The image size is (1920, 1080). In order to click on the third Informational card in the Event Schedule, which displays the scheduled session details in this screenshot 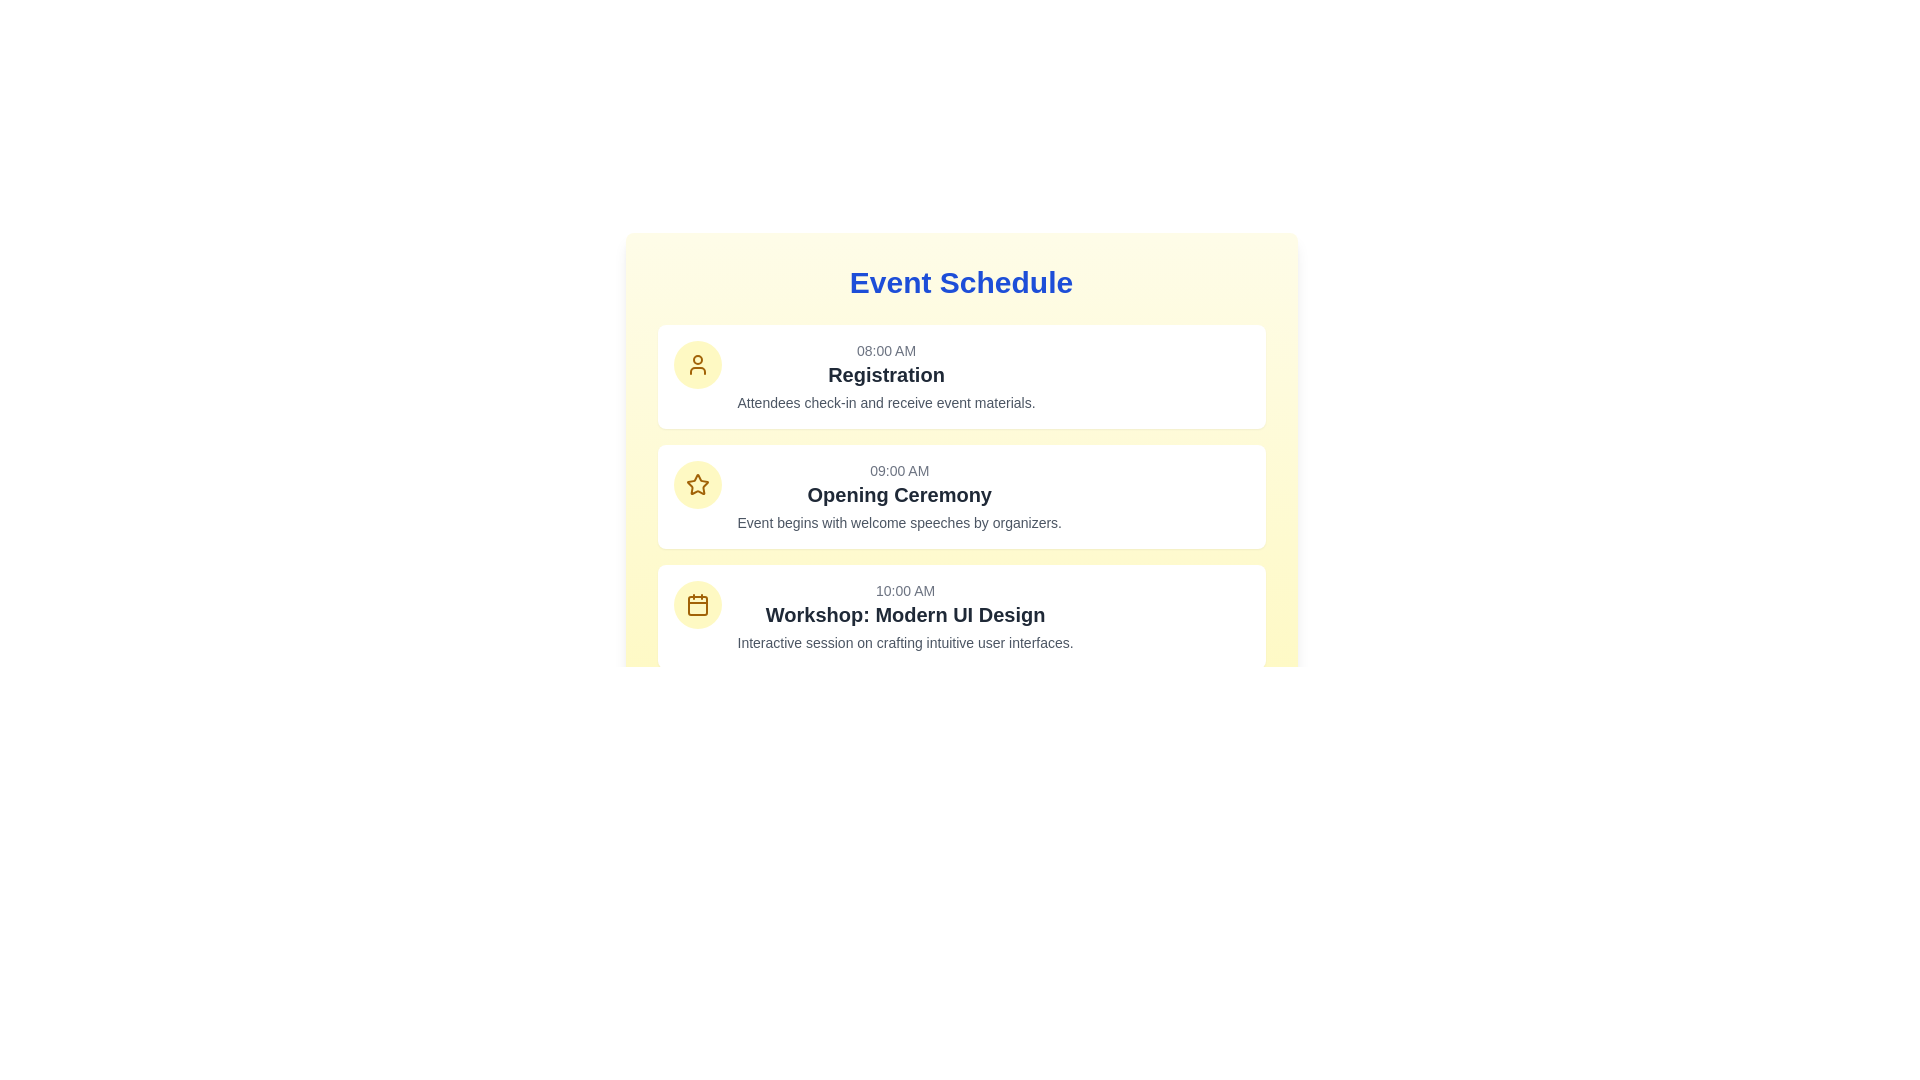, I will do `click(961, 616)`.